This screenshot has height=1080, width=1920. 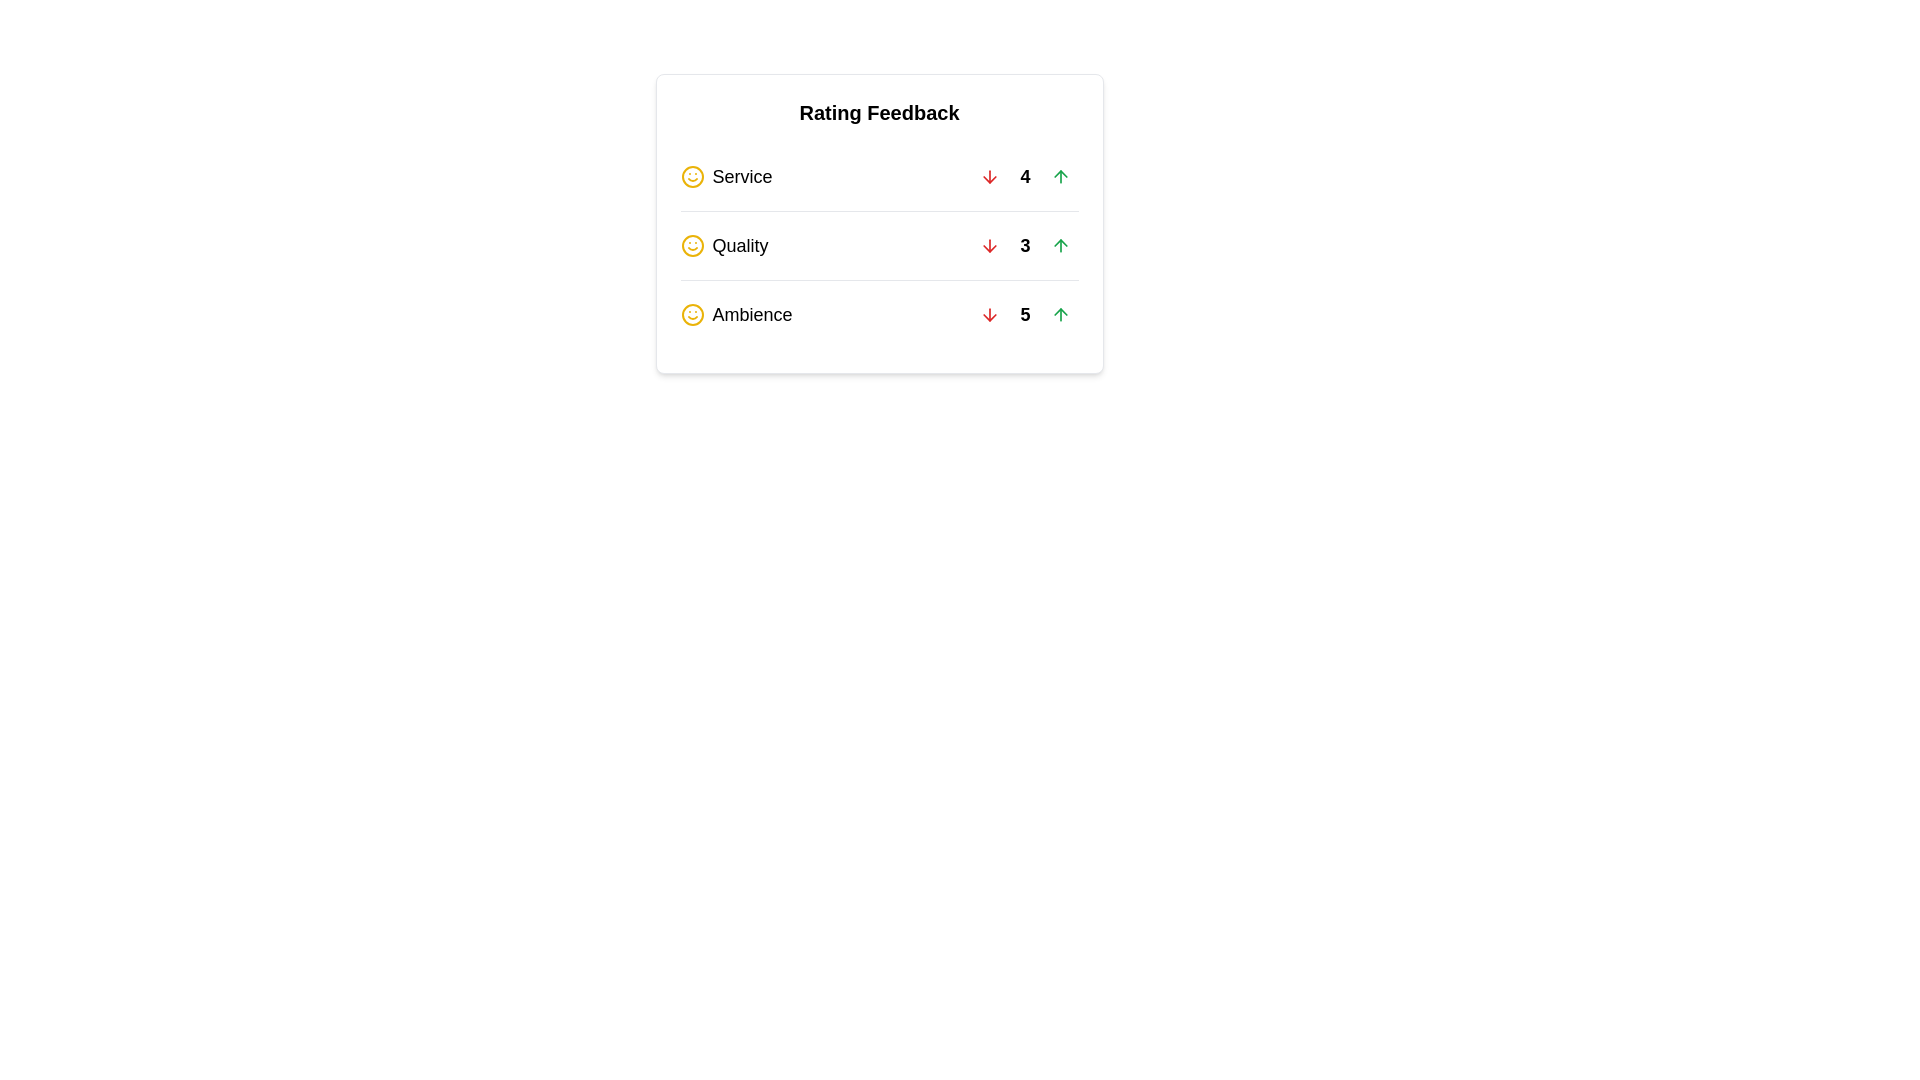 I want to click on the numeric value displayed in the 'Quality' row of the table, which is centered between the red downward arrow icon and the green upward arrow icon, so click(x=1025, y=245).